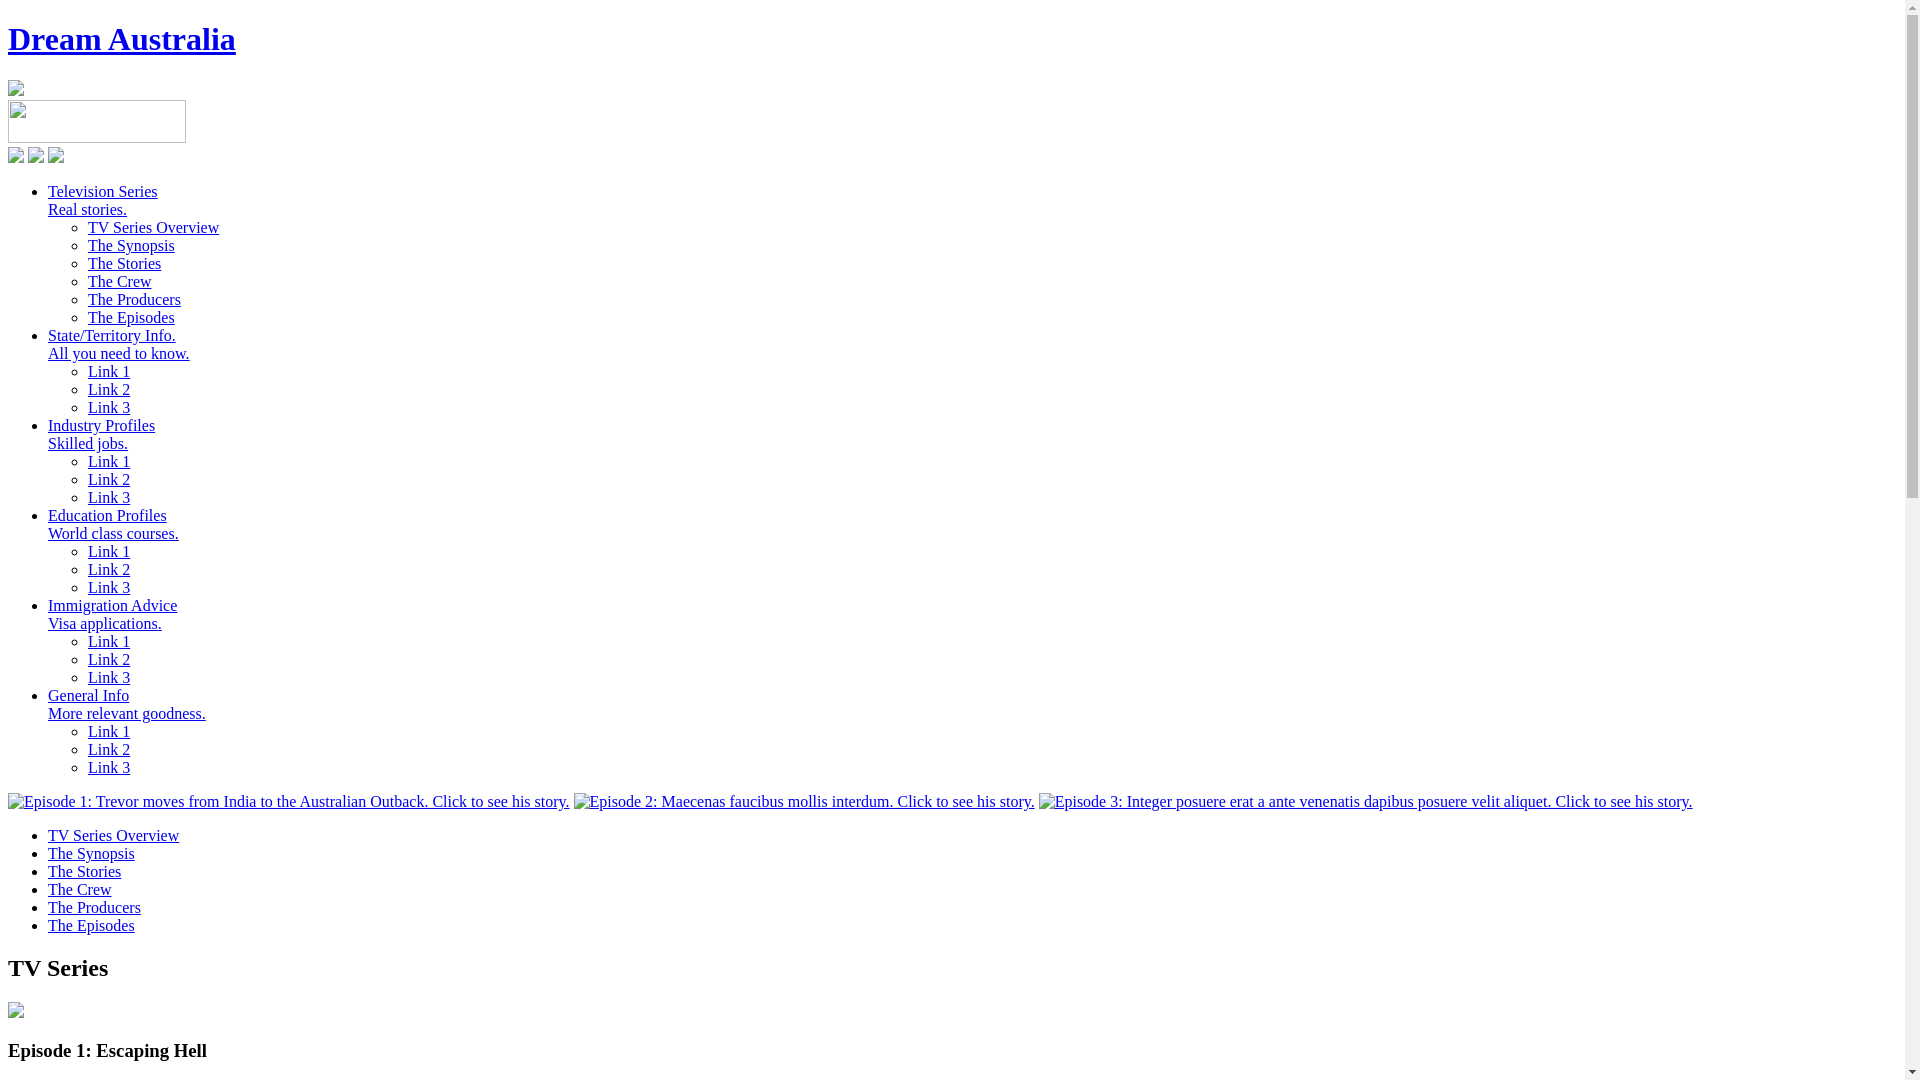 This screenshot has width=1920, height=1080. What do you see at coordinates (119, 281) in the screenshot?
I see `'The Crew'` at bounding box center [119, 281].